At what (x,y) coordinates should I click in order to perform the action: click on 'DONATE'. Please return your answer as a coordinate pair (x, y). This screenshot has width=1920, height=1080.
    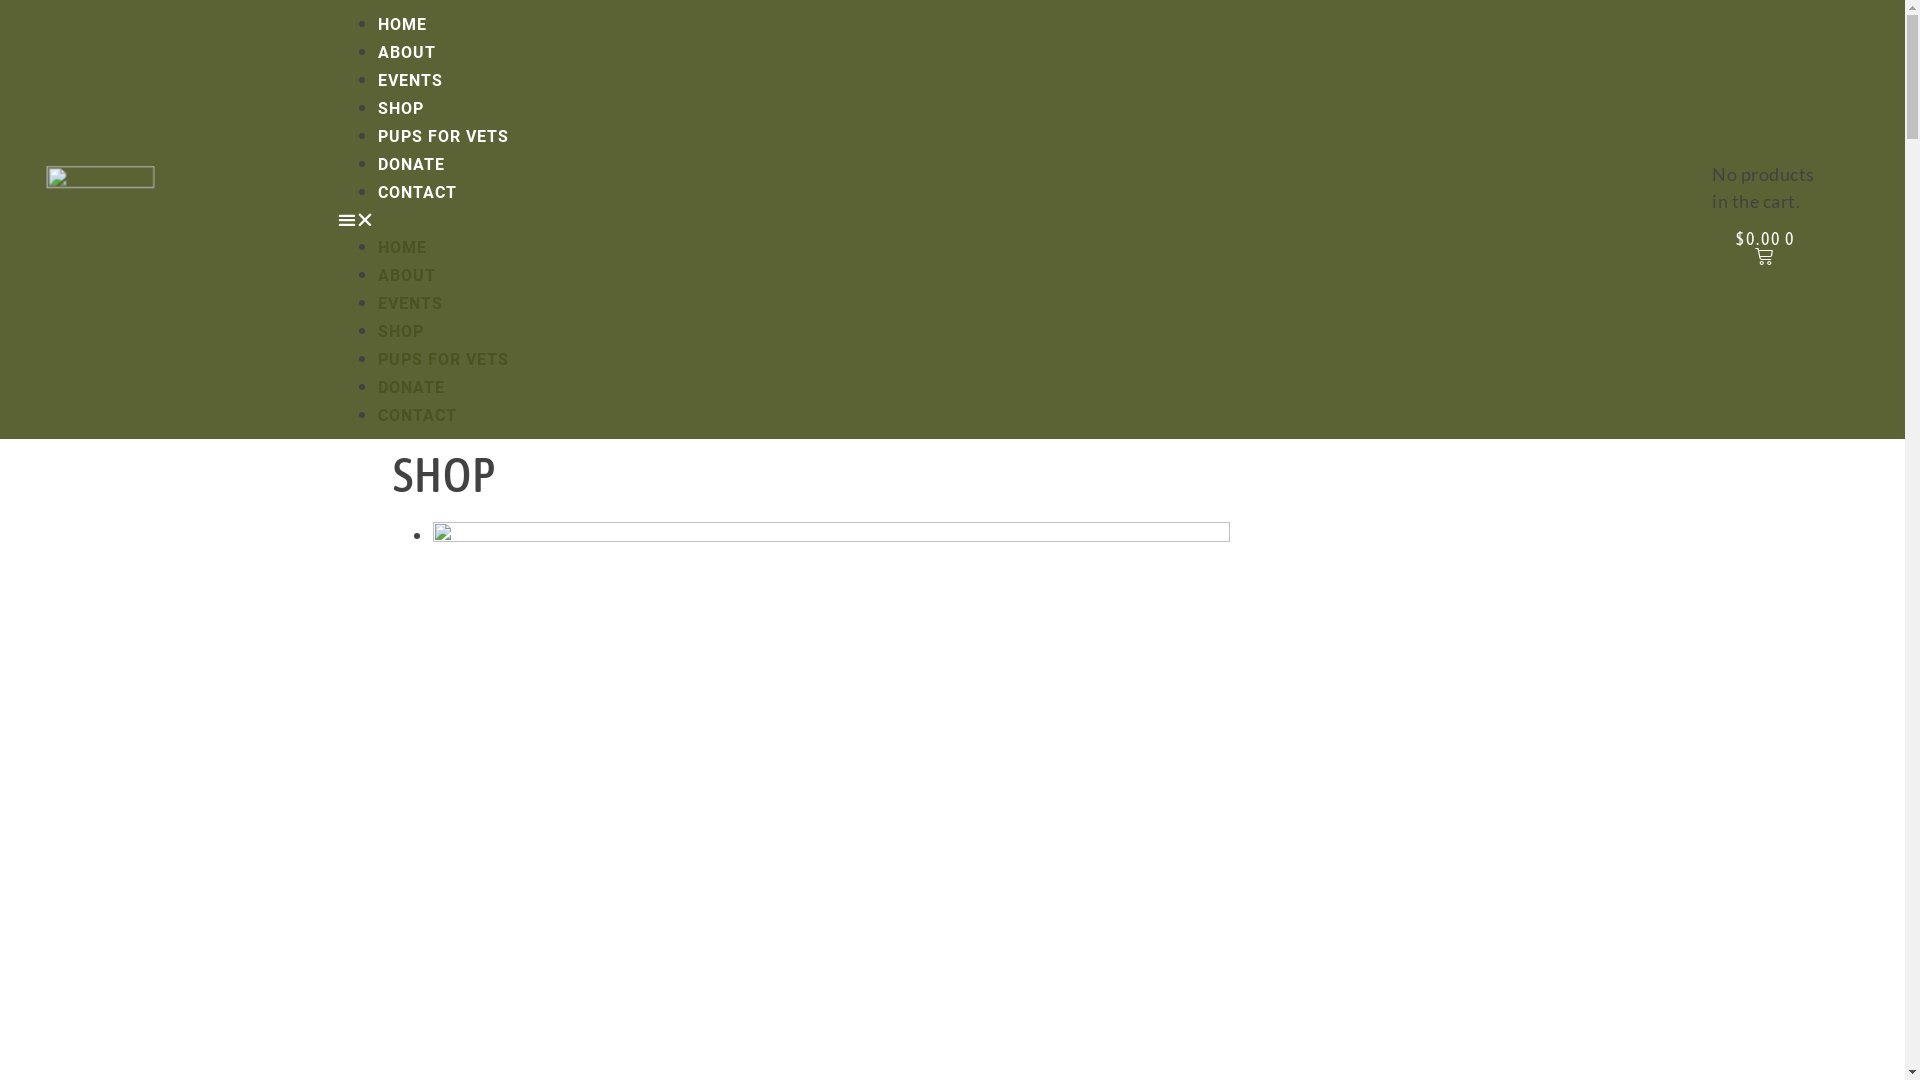
    Looking at the image, I should click on (378, 163).